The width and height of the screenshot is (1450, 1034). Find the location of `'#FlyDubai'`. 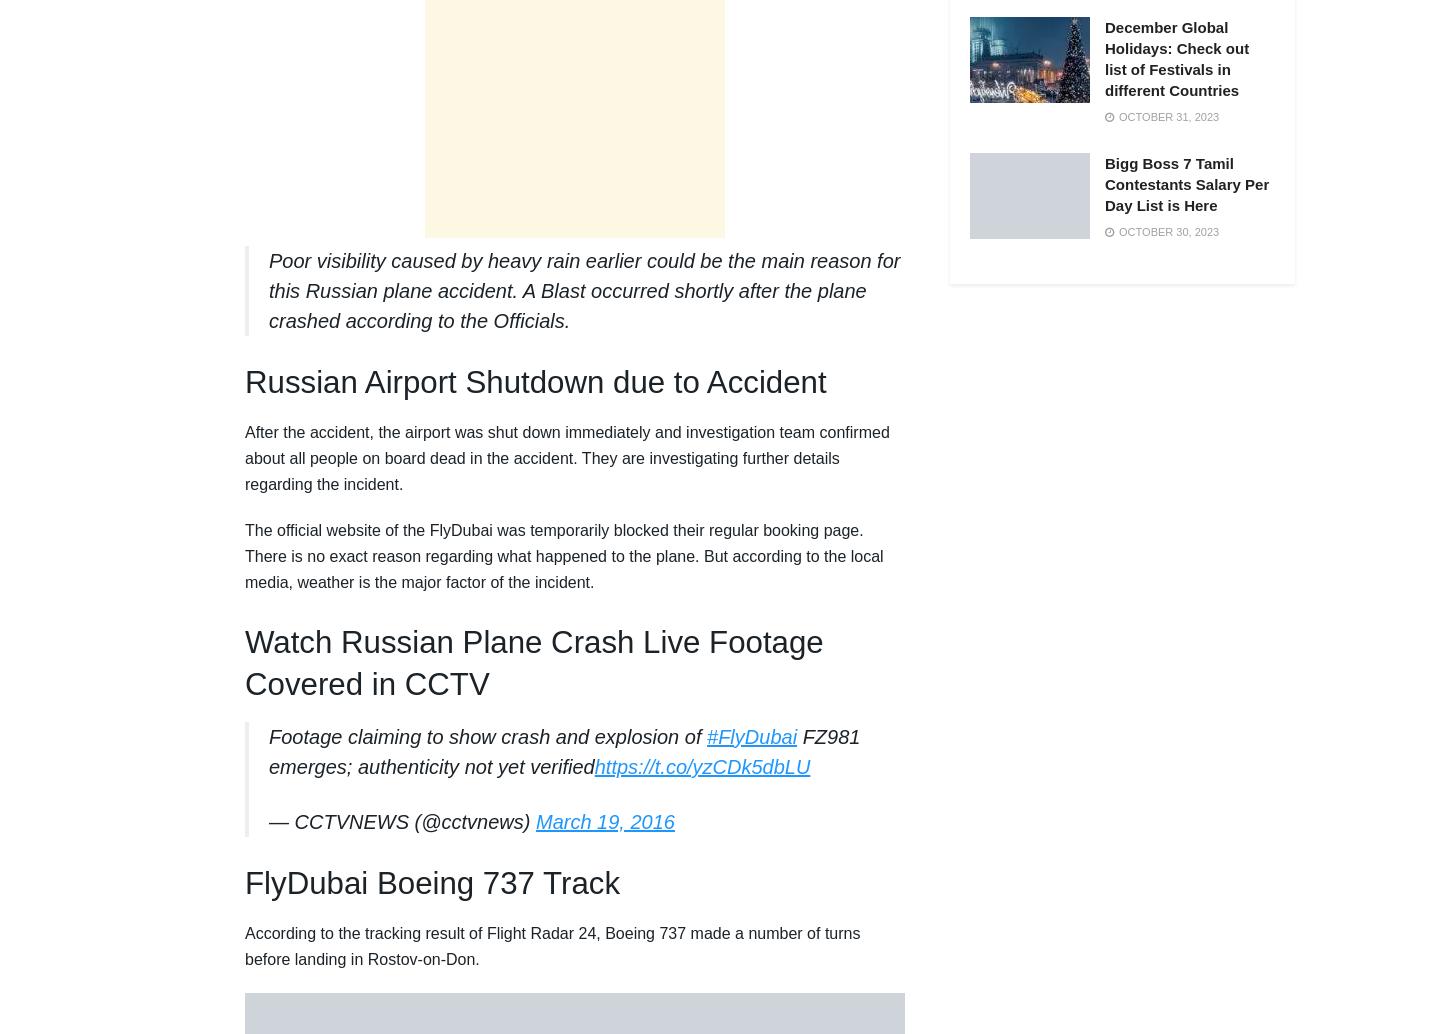

'#FlyDubai' is located at coordinates (706, 737).